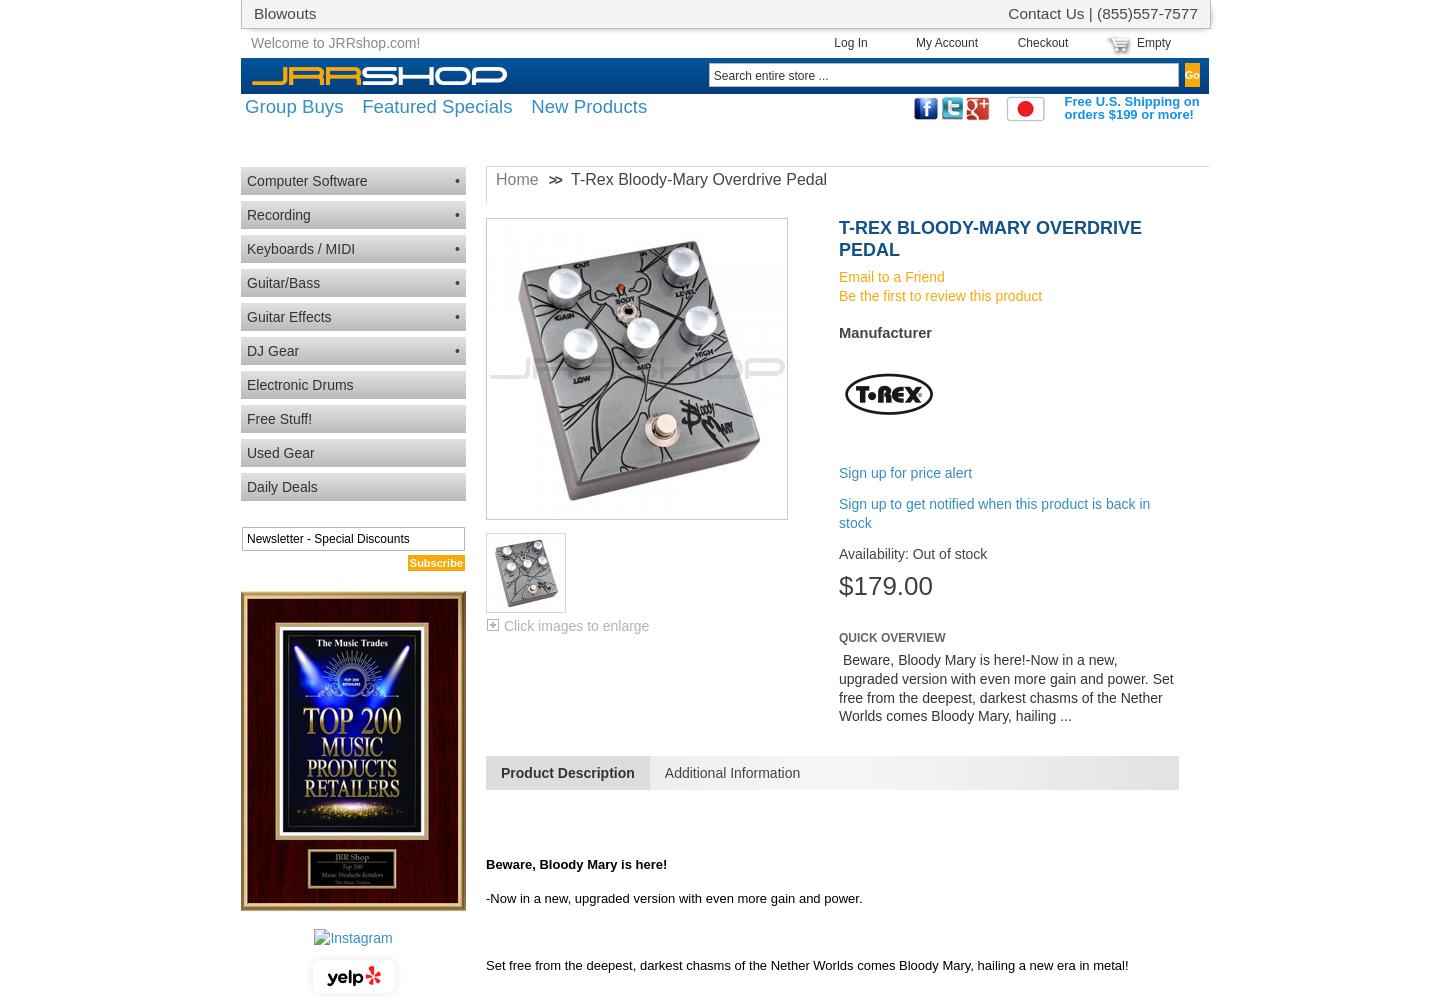  I want to click on 'Daily Deals', so click(282, 486).